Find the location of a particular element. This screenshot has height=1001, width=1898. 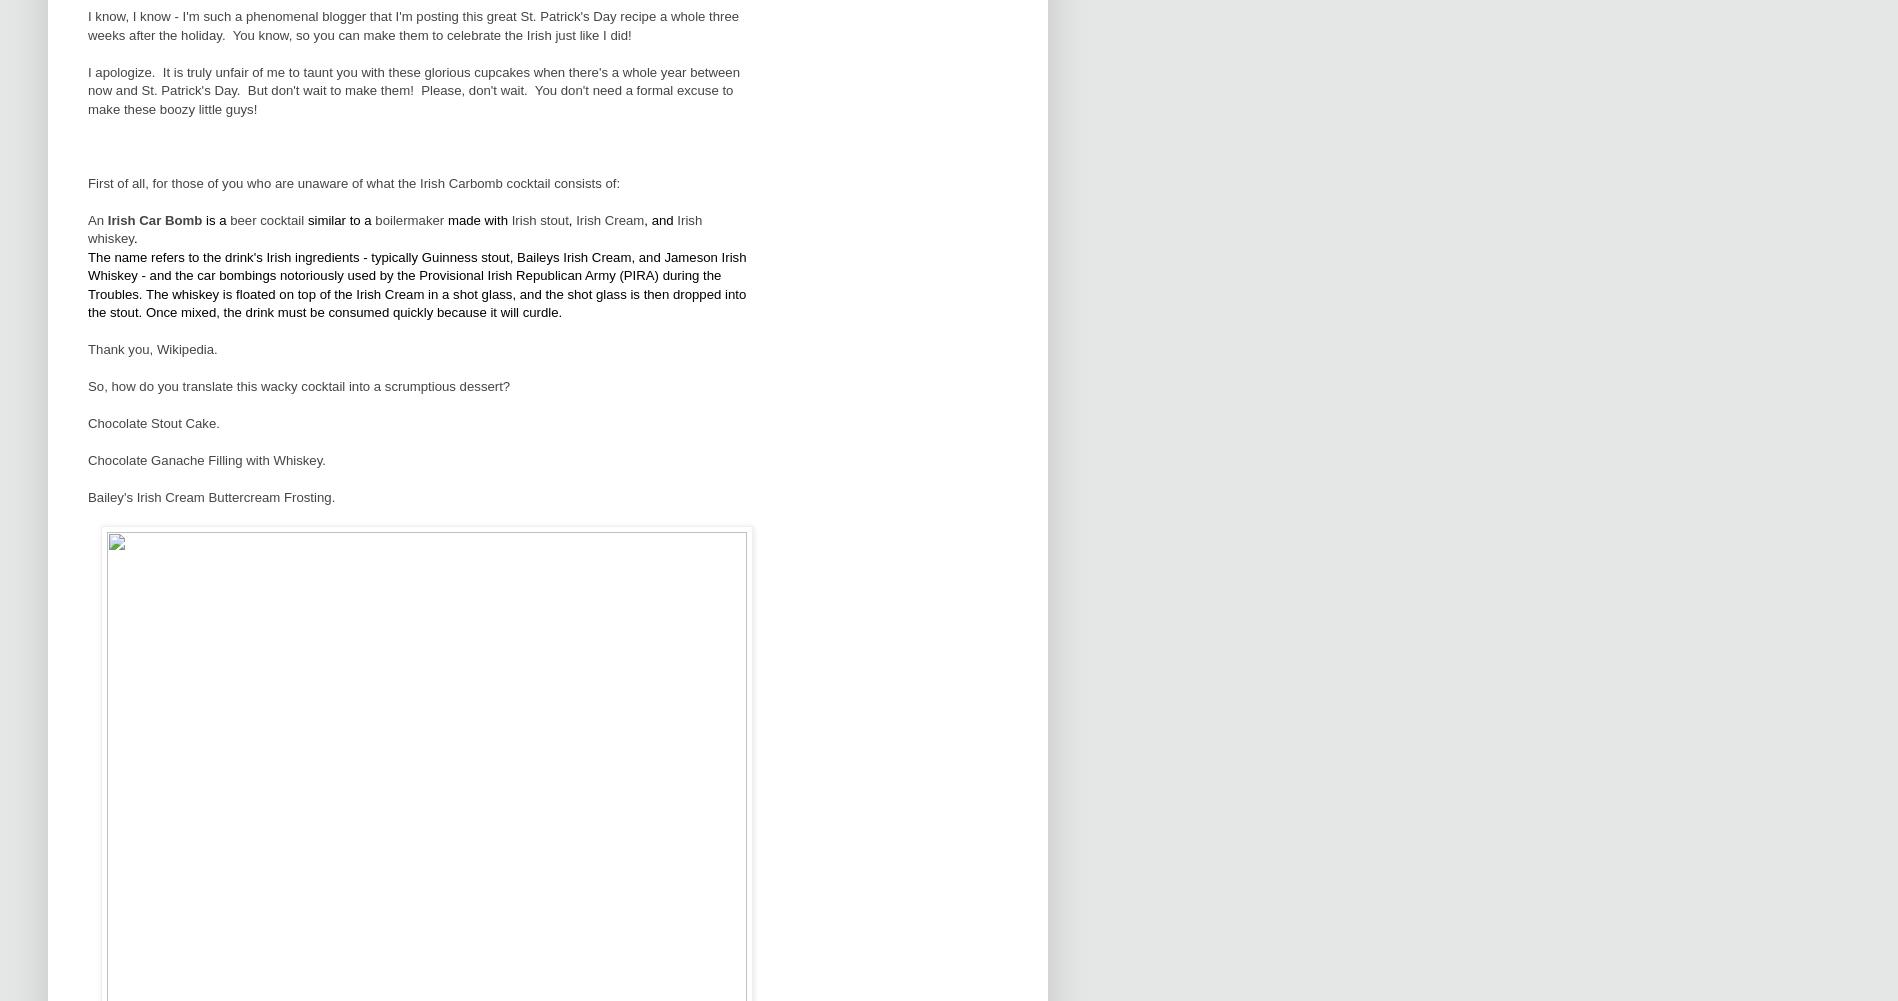

'is a' is located at coordinates (217, 218).